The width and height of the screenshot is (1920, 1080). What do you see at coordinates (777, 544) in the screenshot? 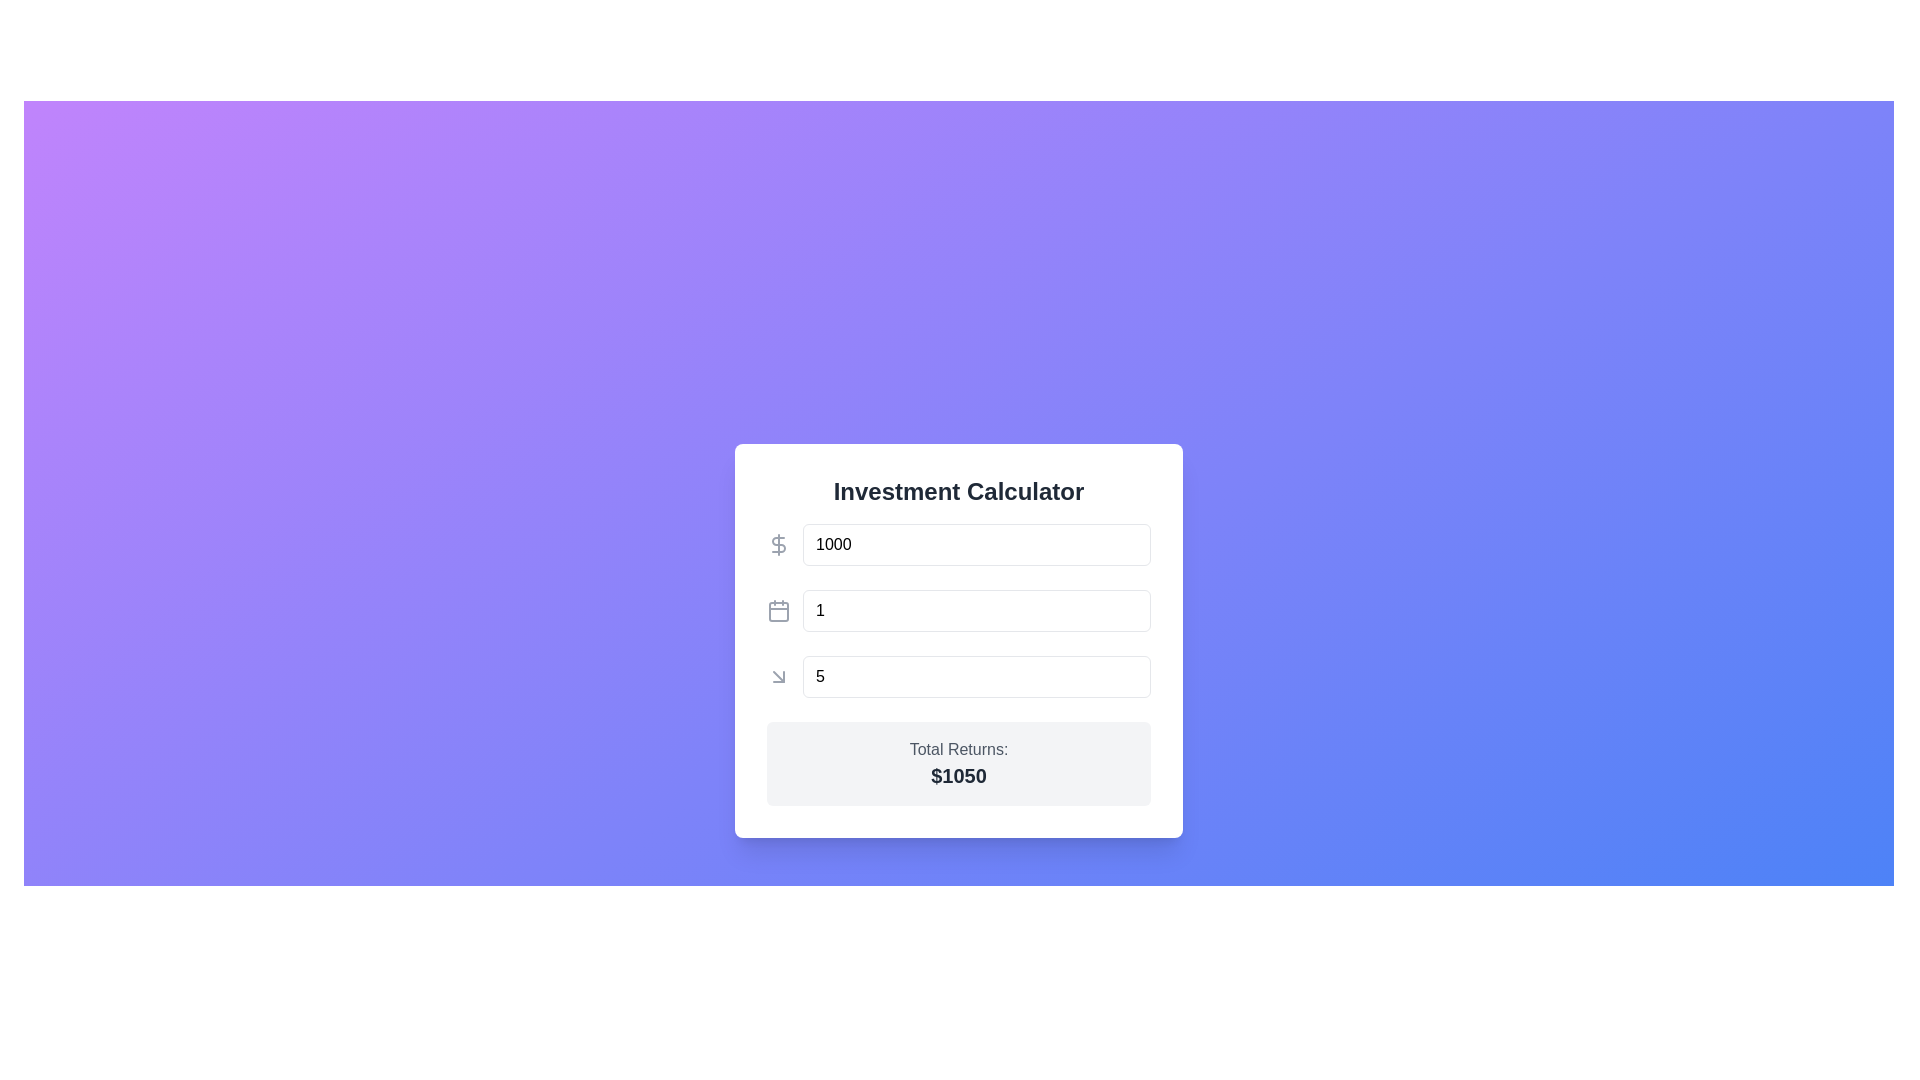
I see `the gray dollar sign icon located to the left of the 'Investment Amount' textbox` at bounding box center [777, 544].